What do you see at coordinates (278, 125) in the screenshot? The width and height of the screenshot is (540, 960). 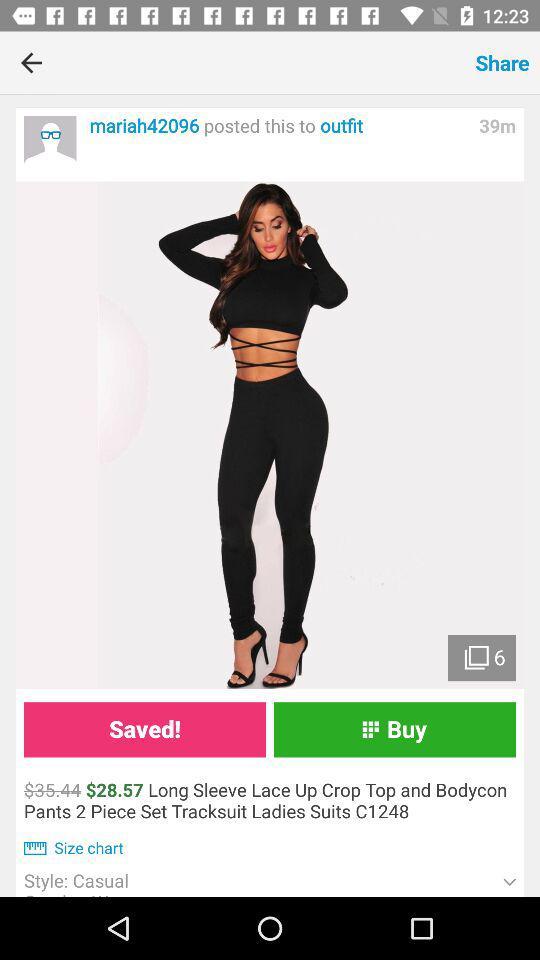 I see `the mariah42096 posted this` at bounding box center [278, 125].